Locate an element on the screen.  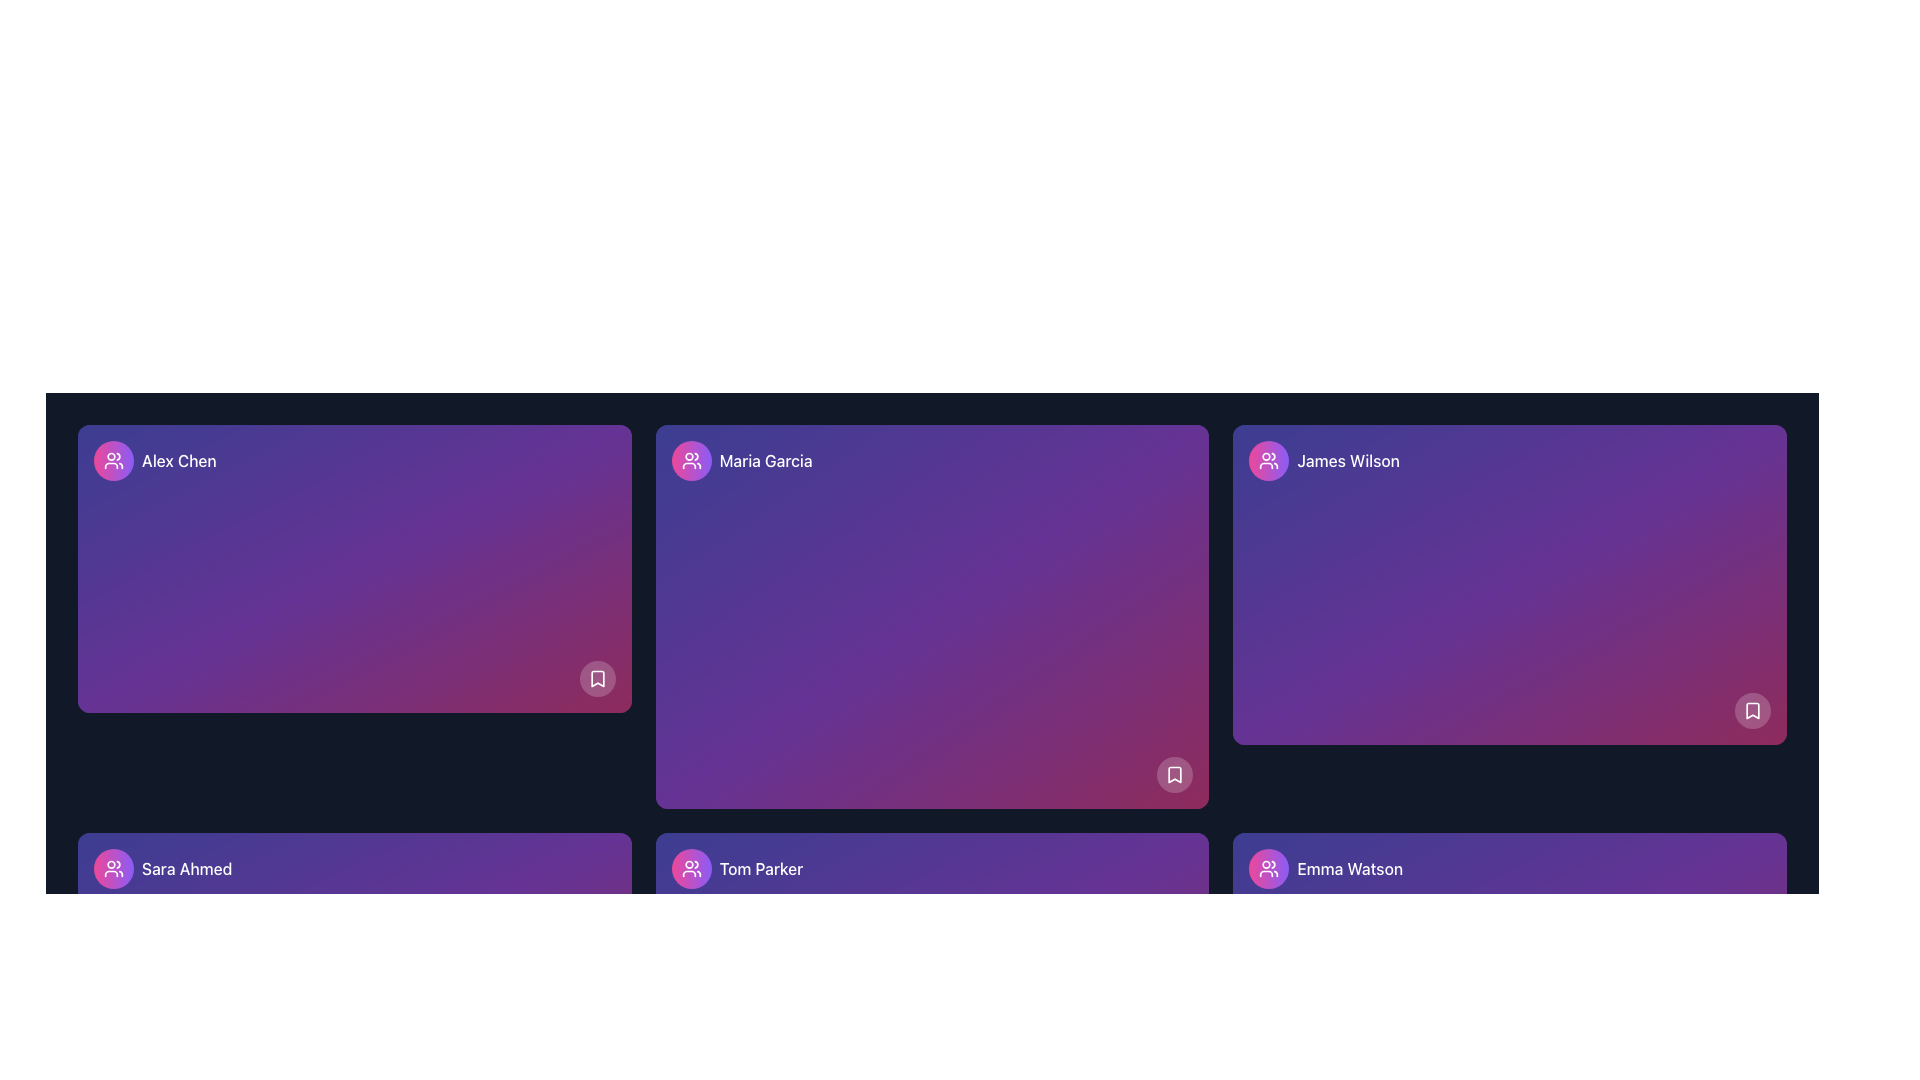
the text label displaying 'Maria Garcia' located at the top-left corner of the card-like component, adjacent to a circular icon with a pink gradient is located at coordinates (765, 461).